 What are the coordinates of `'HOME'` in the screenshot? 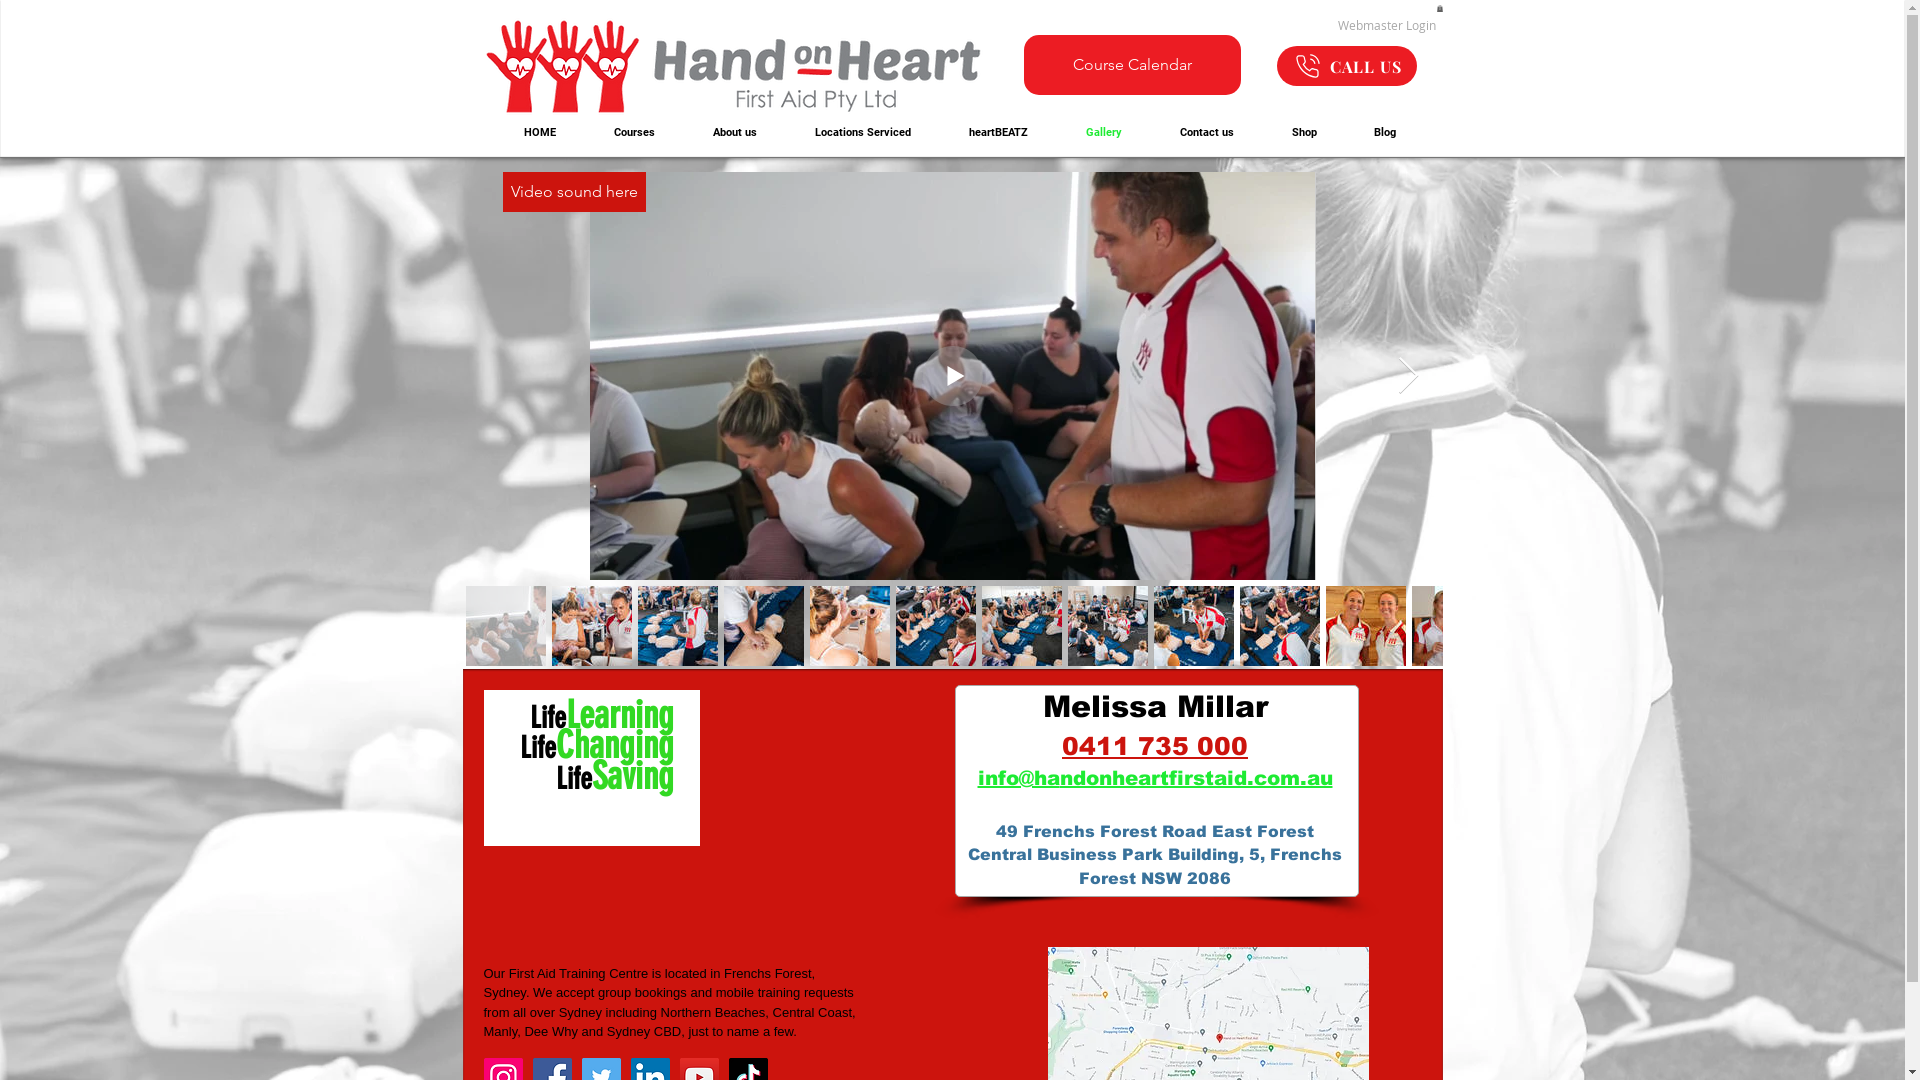 It's located at (494, 132).